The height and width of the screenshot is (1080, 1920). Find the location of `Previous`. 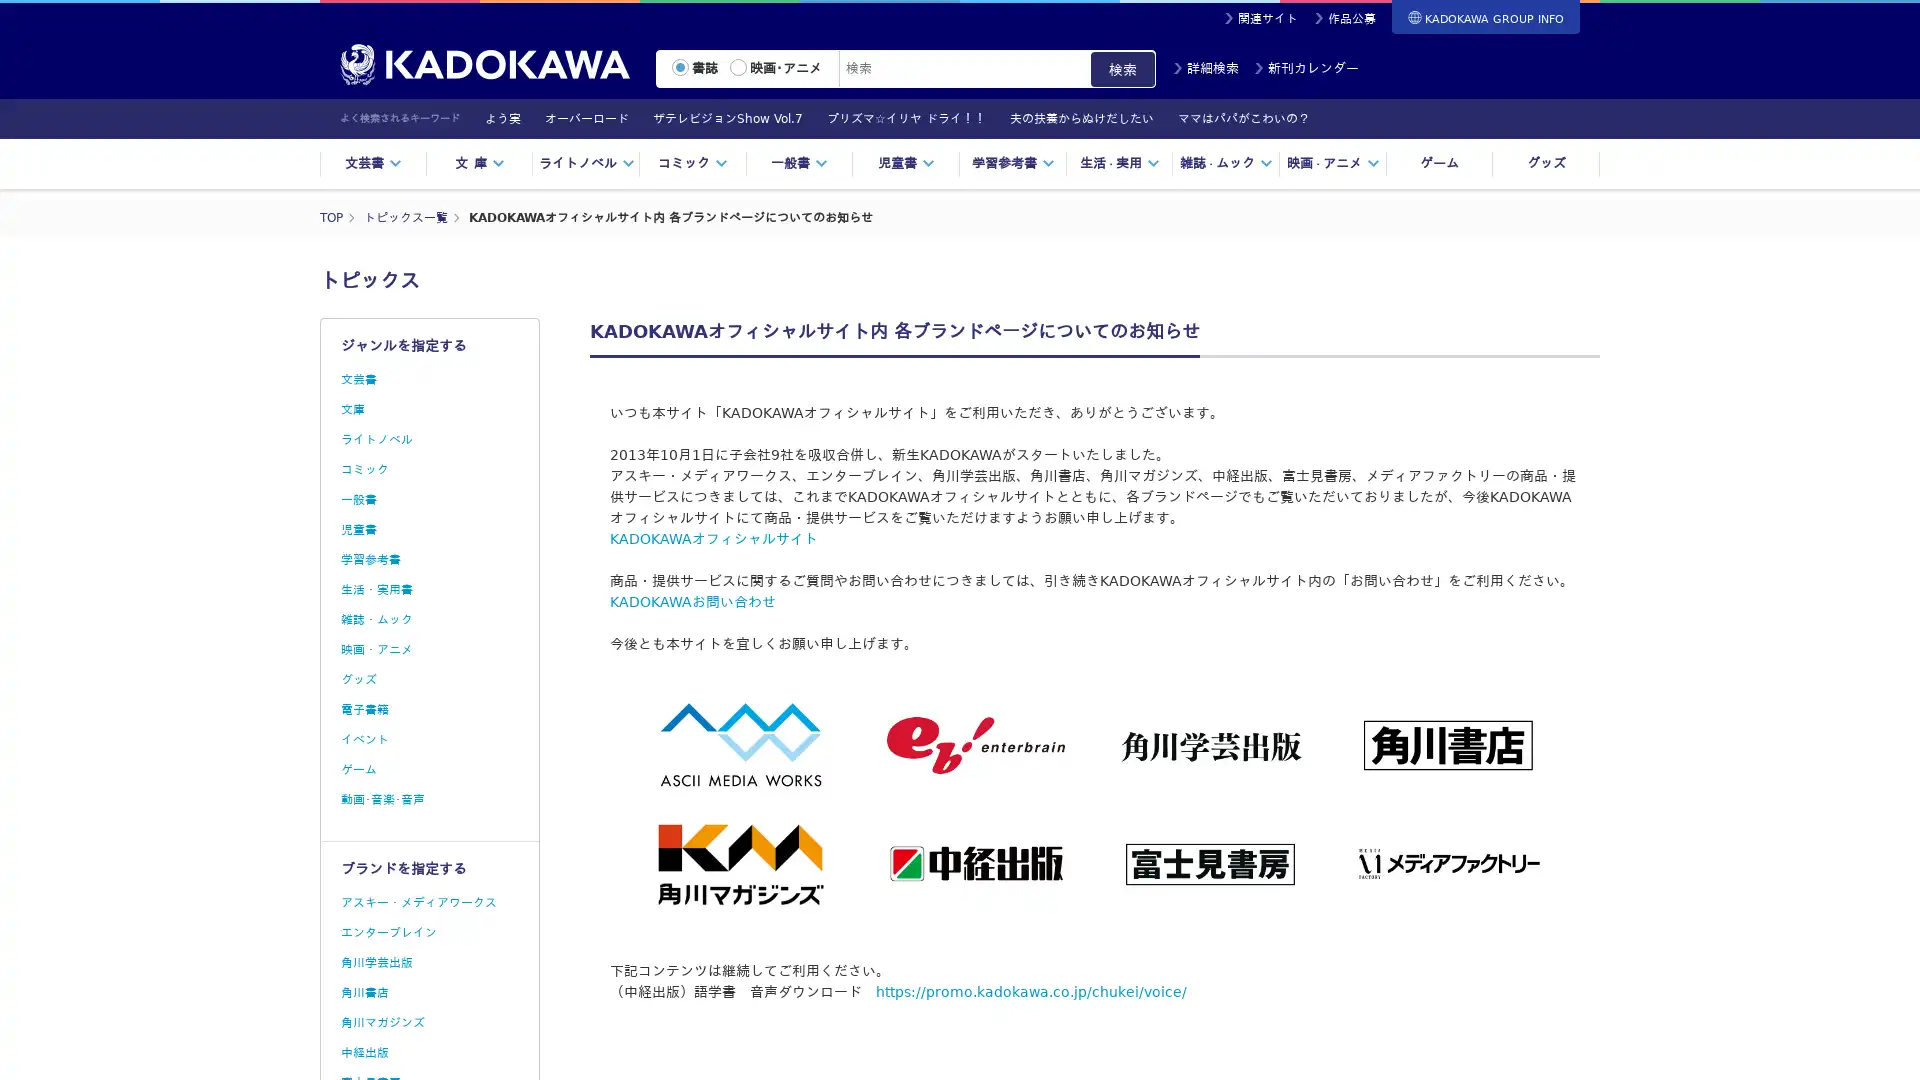

Previous is located at coordinates (456, 119).